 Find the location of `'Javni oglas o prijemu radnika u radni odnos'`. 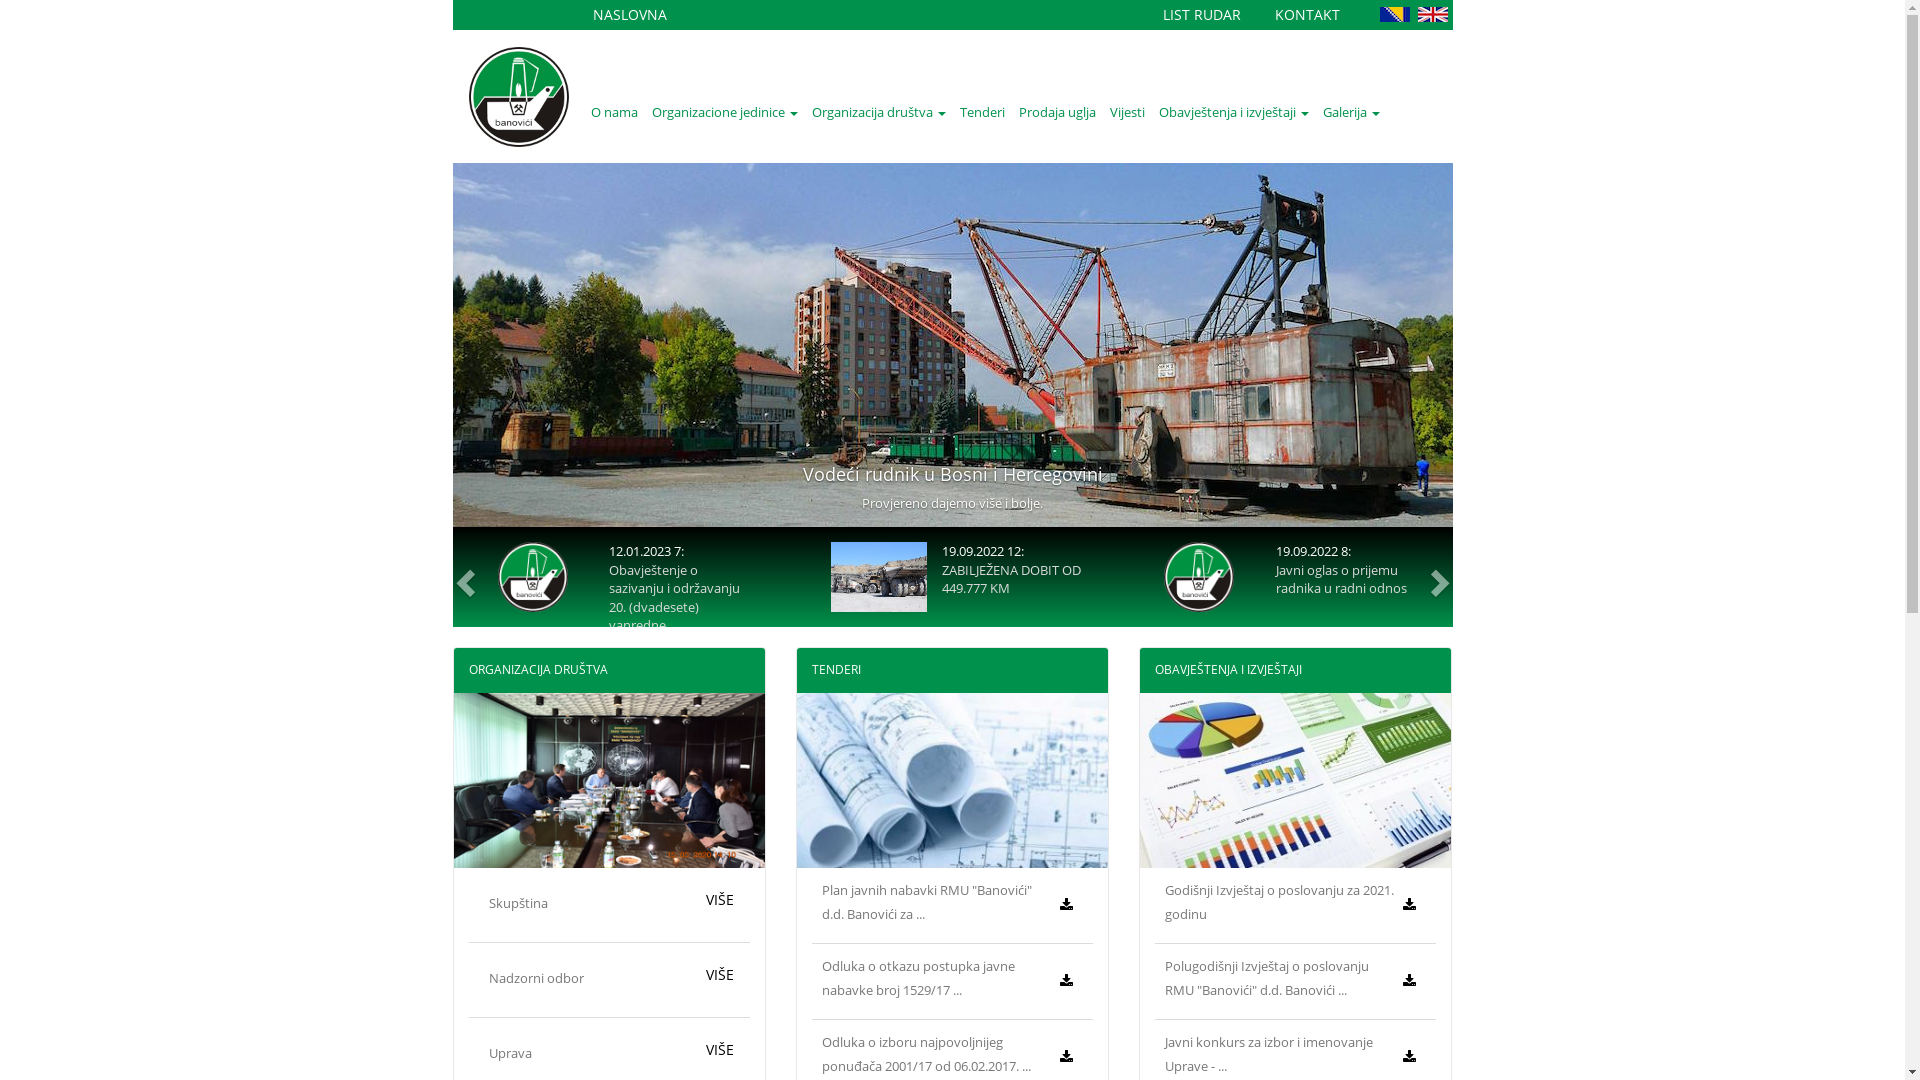

'Javni oglas o prijemu radnika u radni odnos' is located at coordinates (1341, 579).